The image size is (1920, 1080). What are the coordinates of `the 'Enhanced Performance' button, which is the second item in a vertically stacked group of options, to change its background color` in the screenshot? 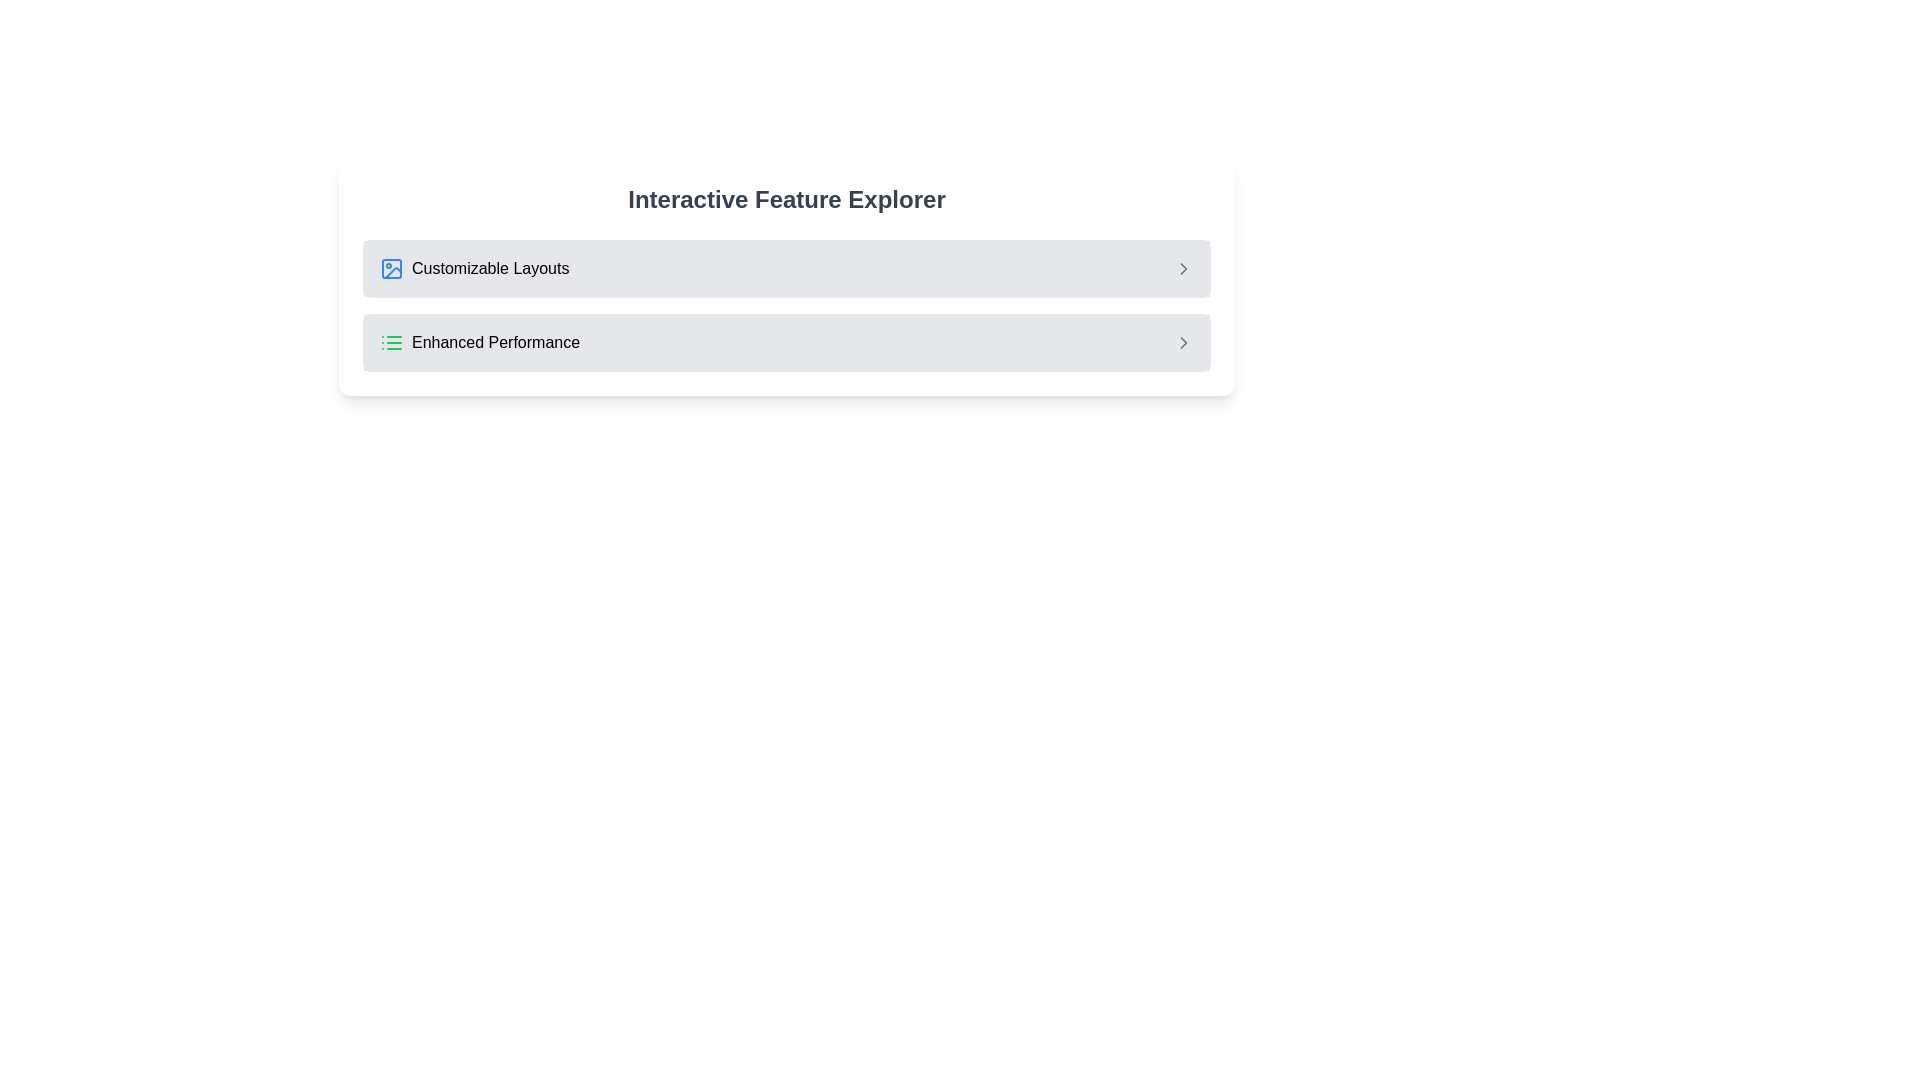 It's located at (786, 342).